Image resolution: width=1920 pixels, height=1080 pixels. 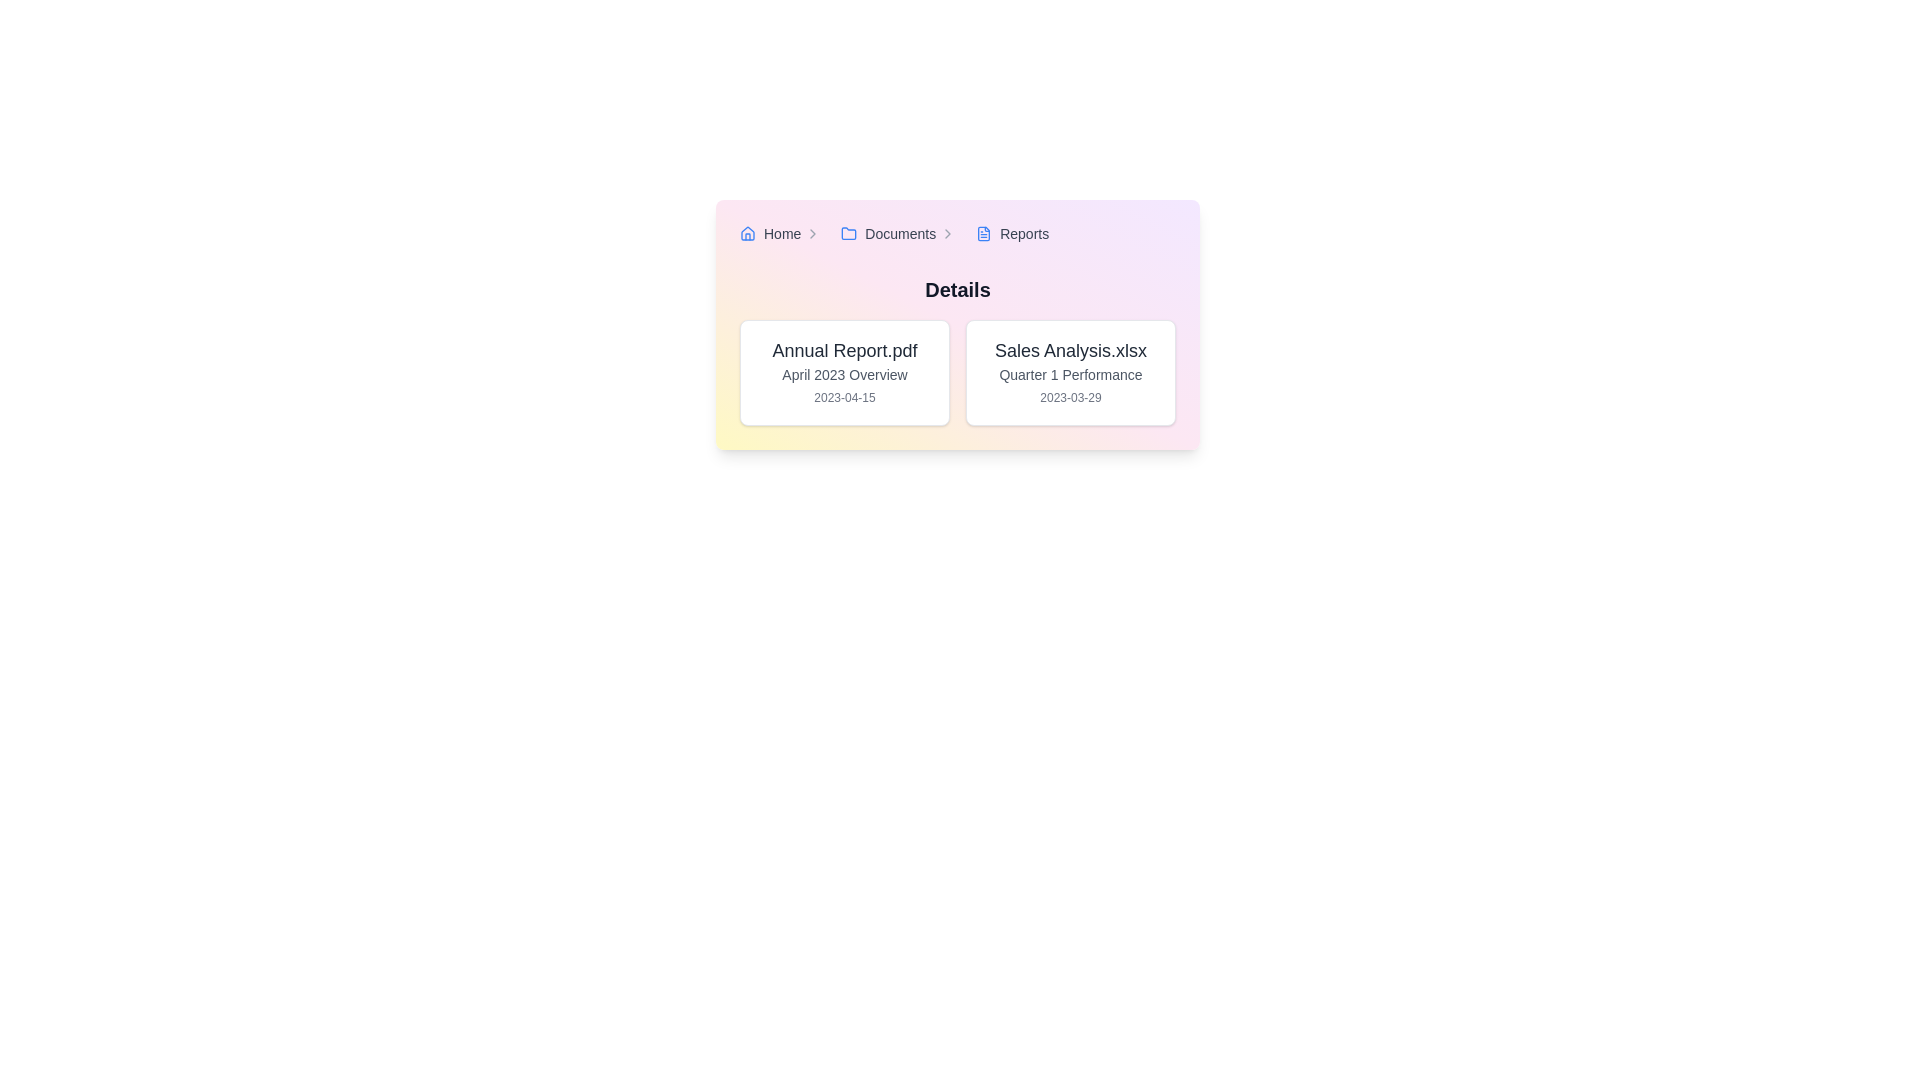 I want to click on the button card labeled 'Sales Analysis.xlsx', so click(x=1069, y=373).